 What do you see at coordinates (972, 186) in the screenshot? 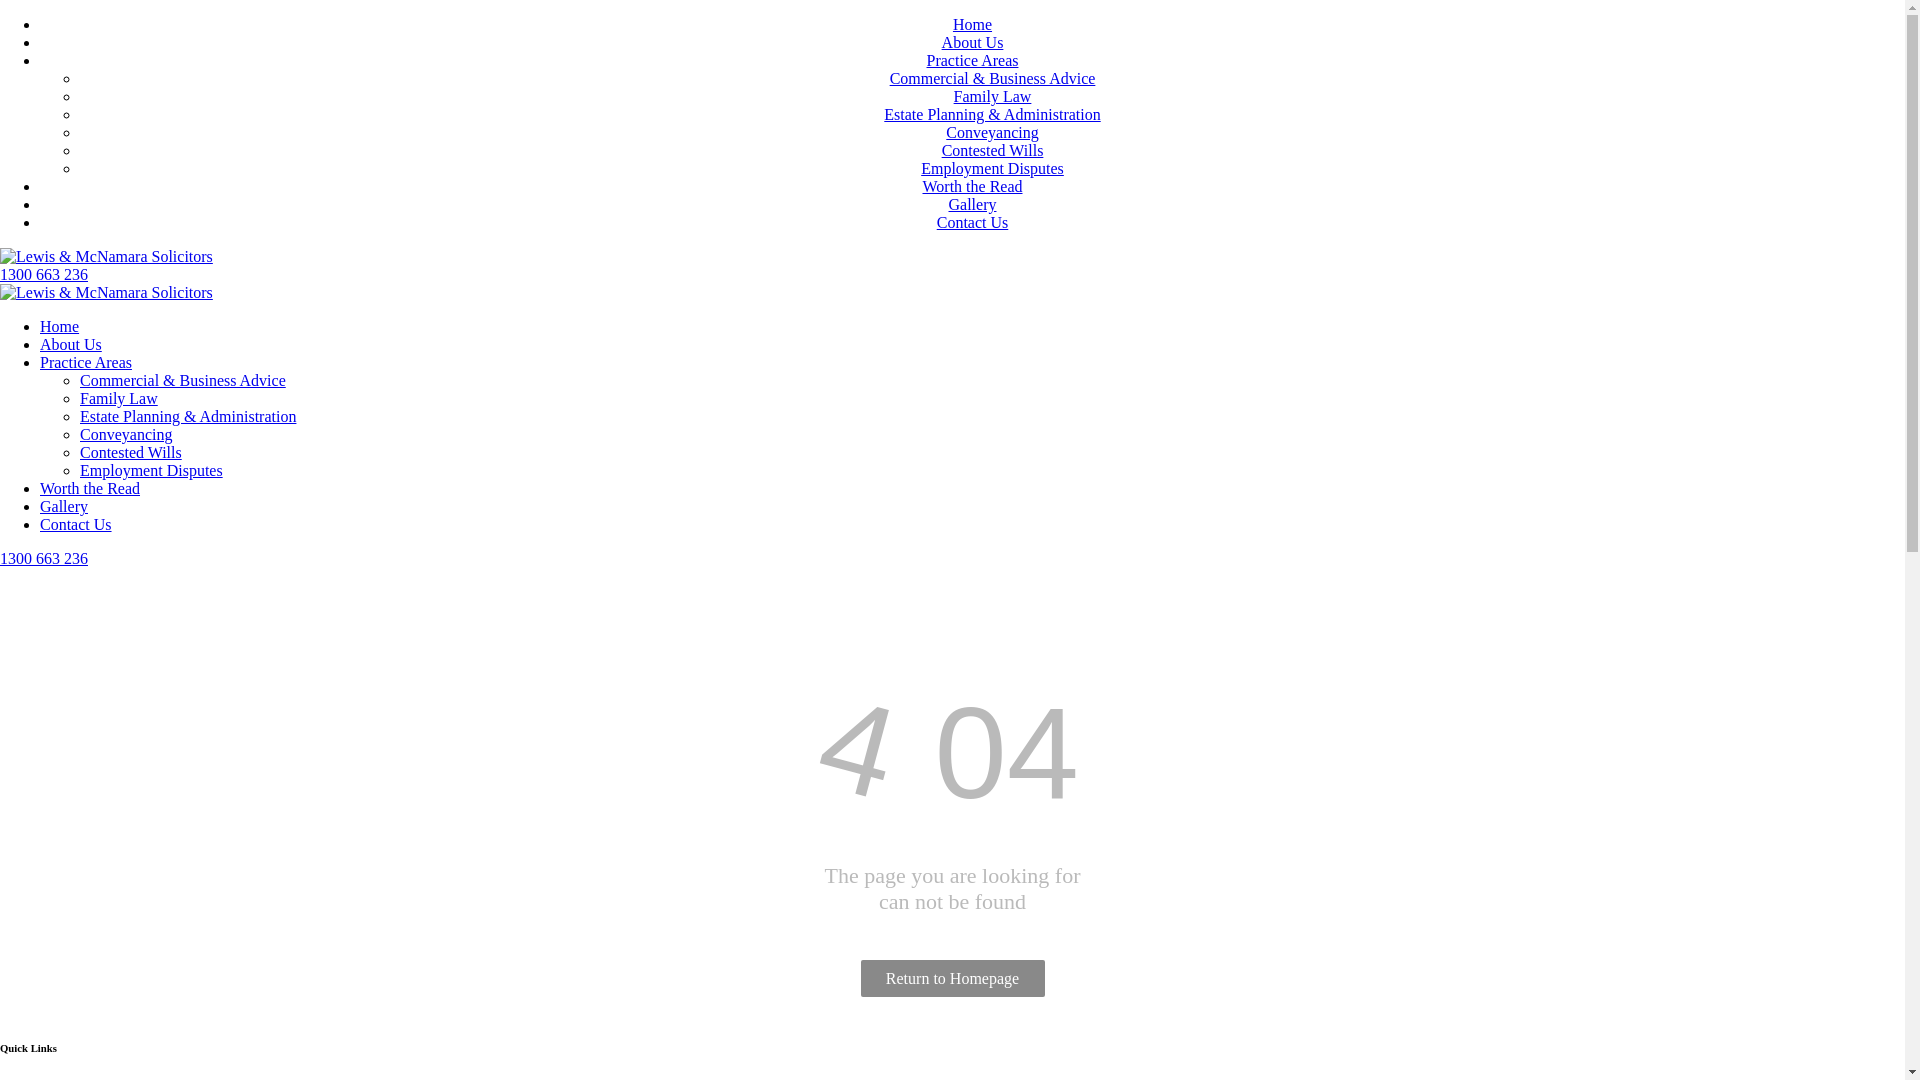
I see `'Worth the Read'` at bounding box center [972, 186].